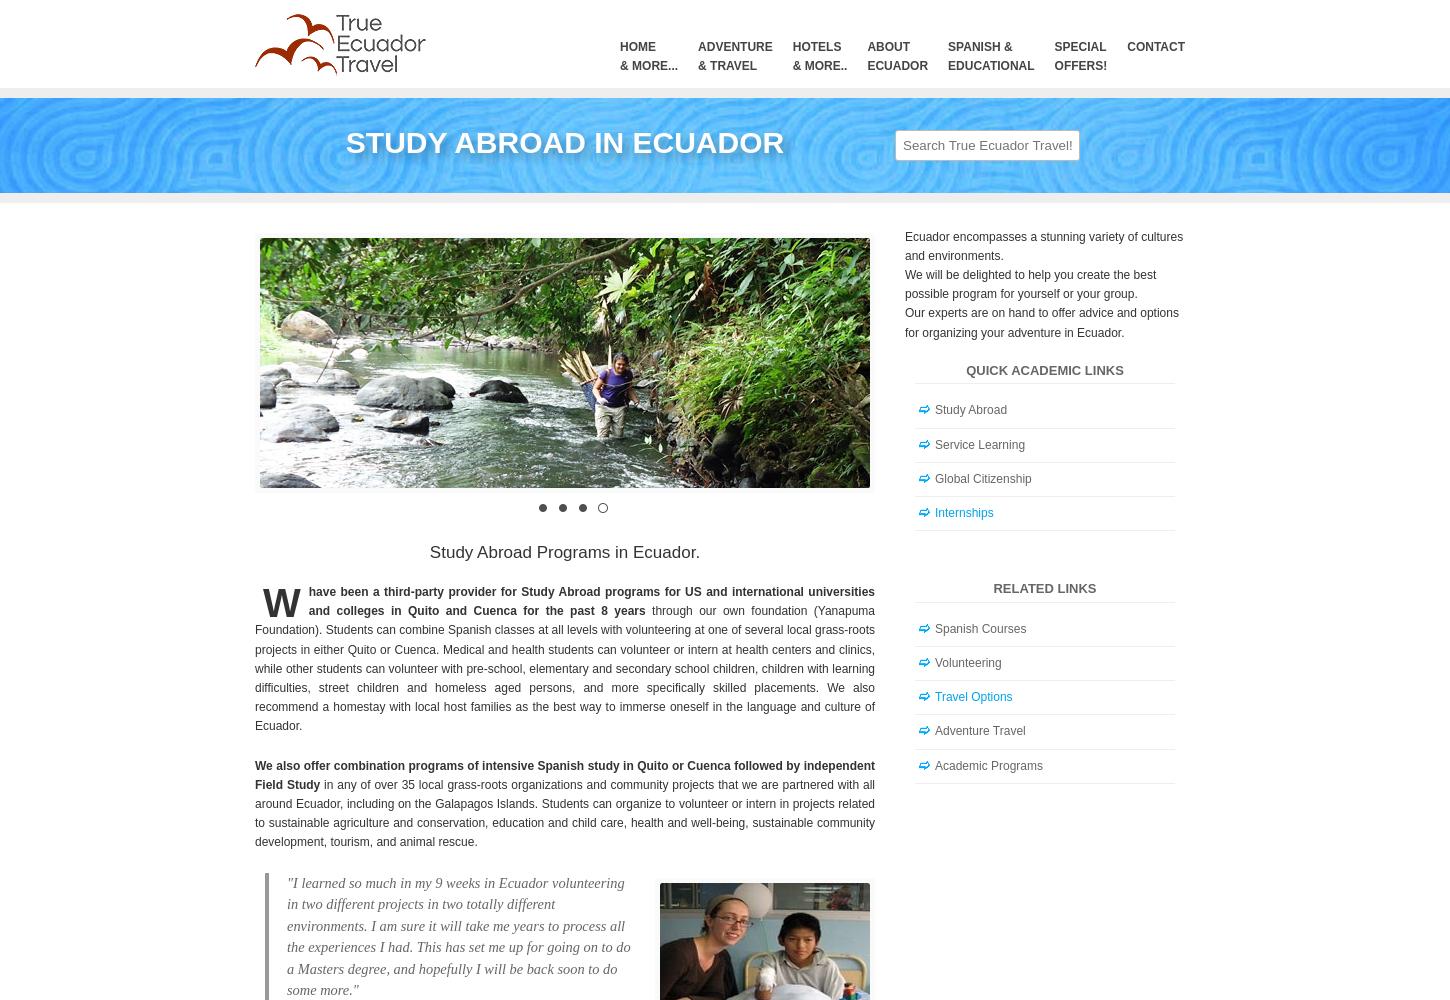 The width and height of the screenshot is (1450, 1000). What do you see at coordinates (1030, 284) in the screenshot?
I see `'We will be delighted to help you create the best possible program for yourself or your group.'` at bounding box center [1030, 284].